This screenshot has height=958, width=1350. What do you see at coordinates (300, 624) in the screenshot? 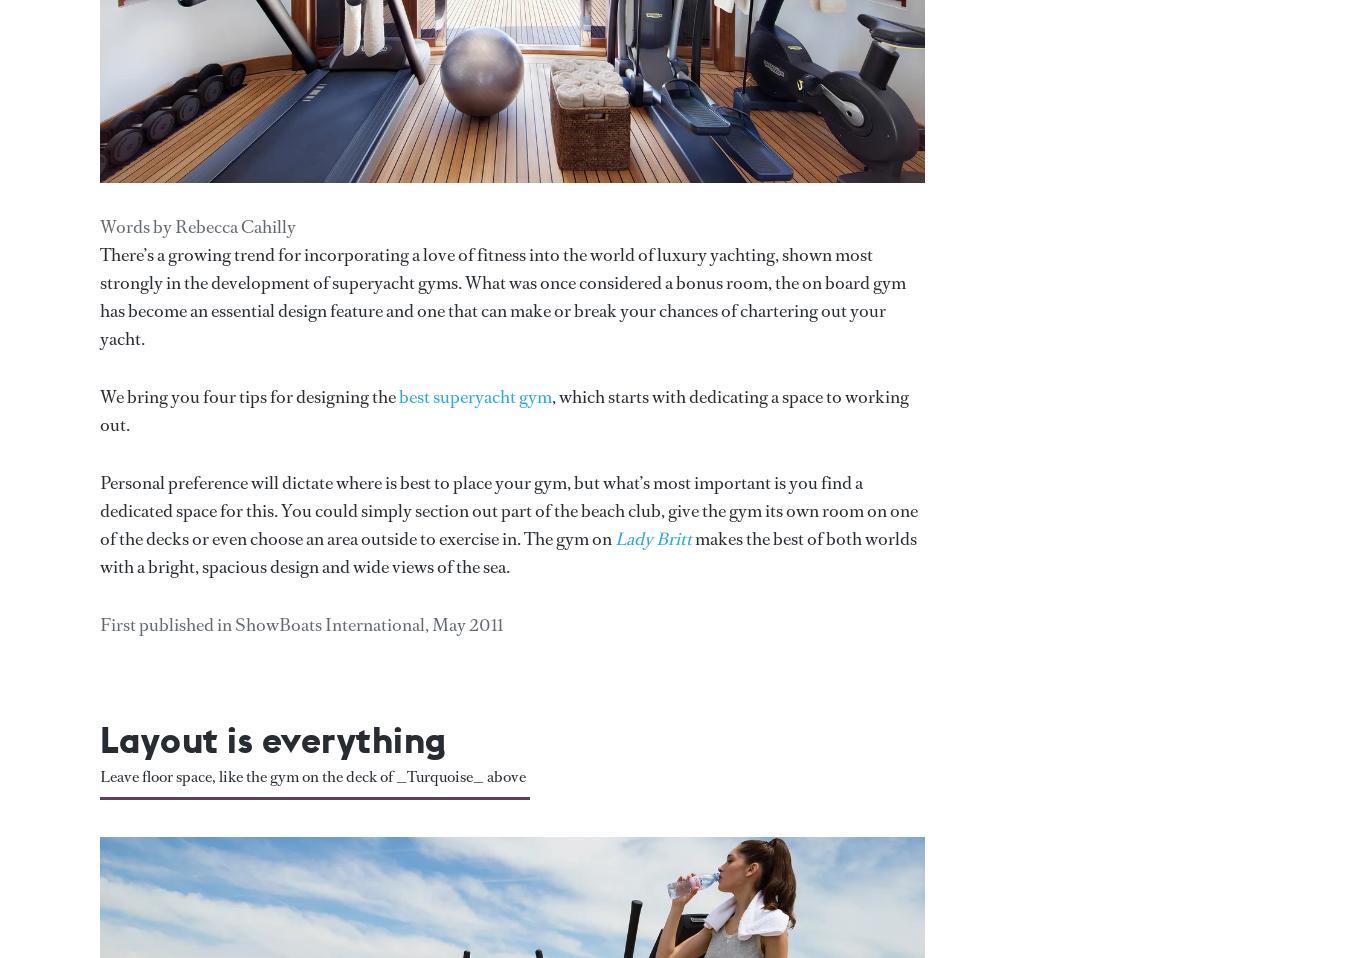
I see `'First published in ShowBoats International, May 2011'` at bounding box center [300, 624].